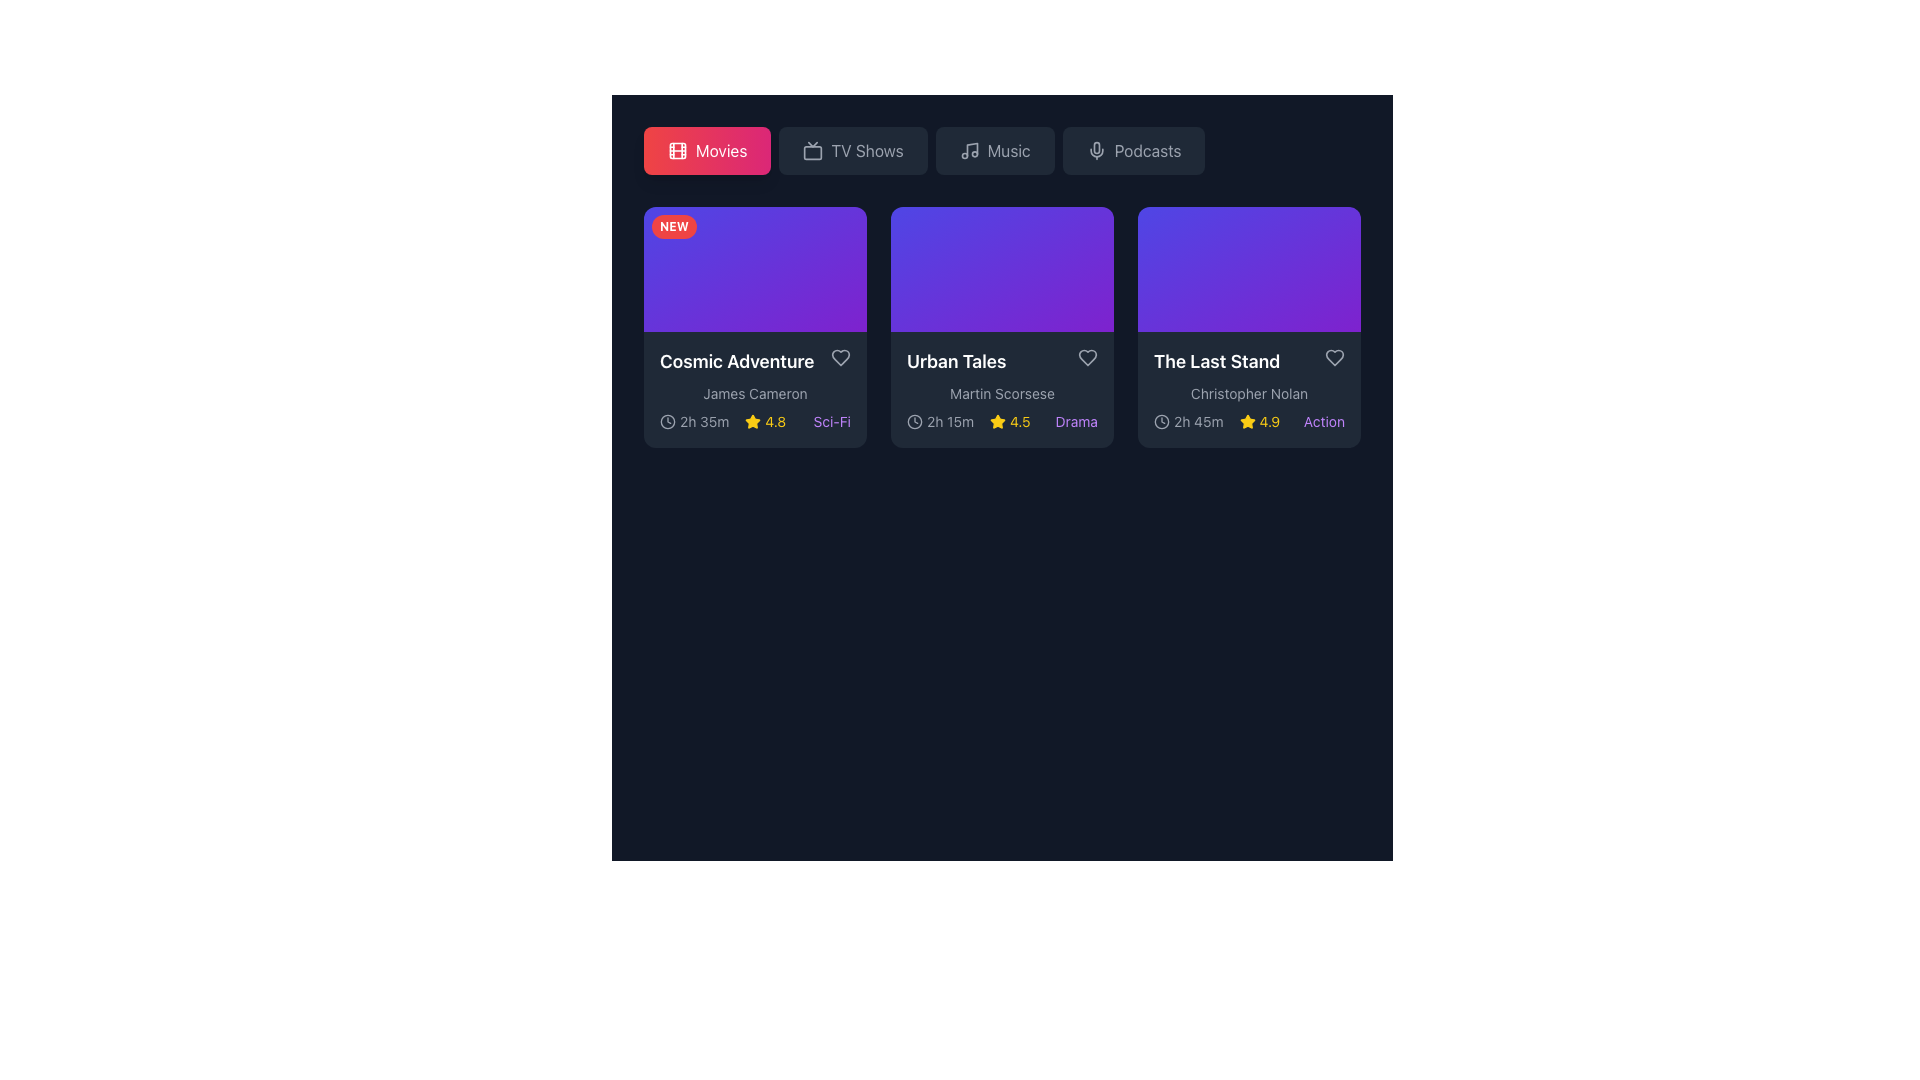 The width and height of the screenshot is (1920, 1080). What do you see at coordinates (867, 149) in the screenshot?
I see `the 'TV Shows' text label in the navigation menu` at bounding box center [867, 149].